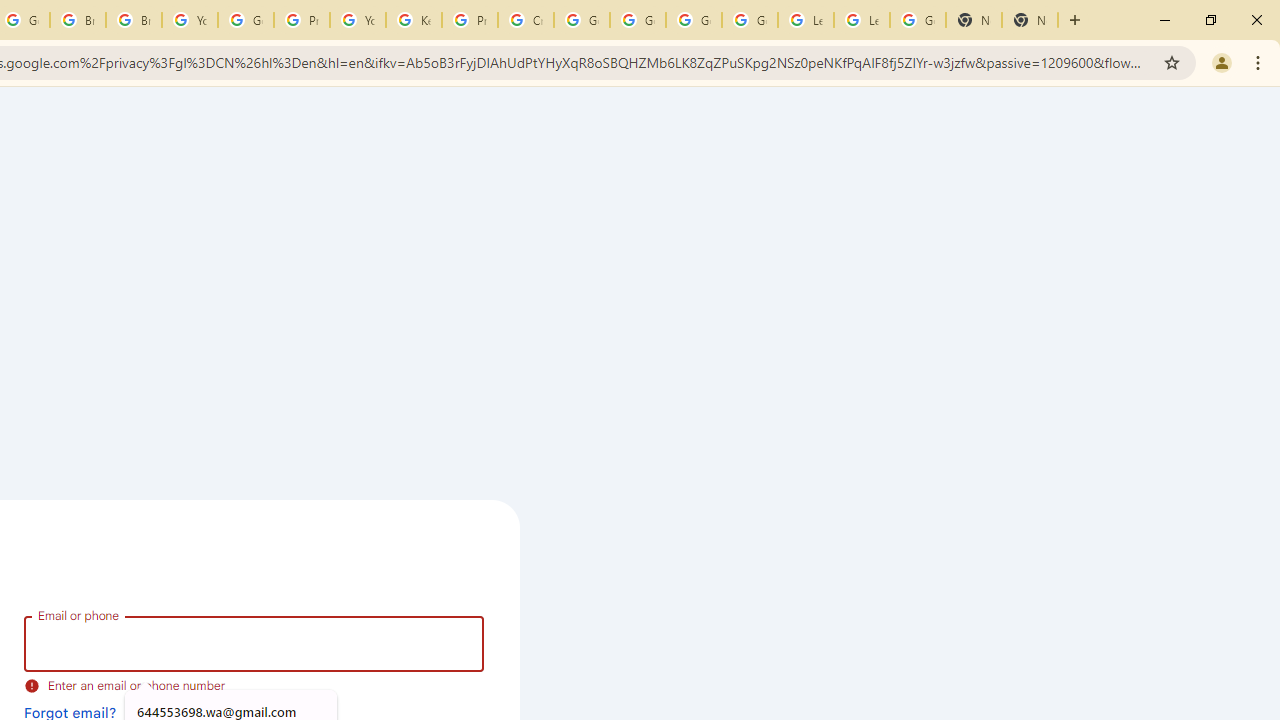 The height and width of the screenshot is (720, 1280). Describe the element at coordinates (358, 20) in the screenshot. I see `'YouTube'` at that location.